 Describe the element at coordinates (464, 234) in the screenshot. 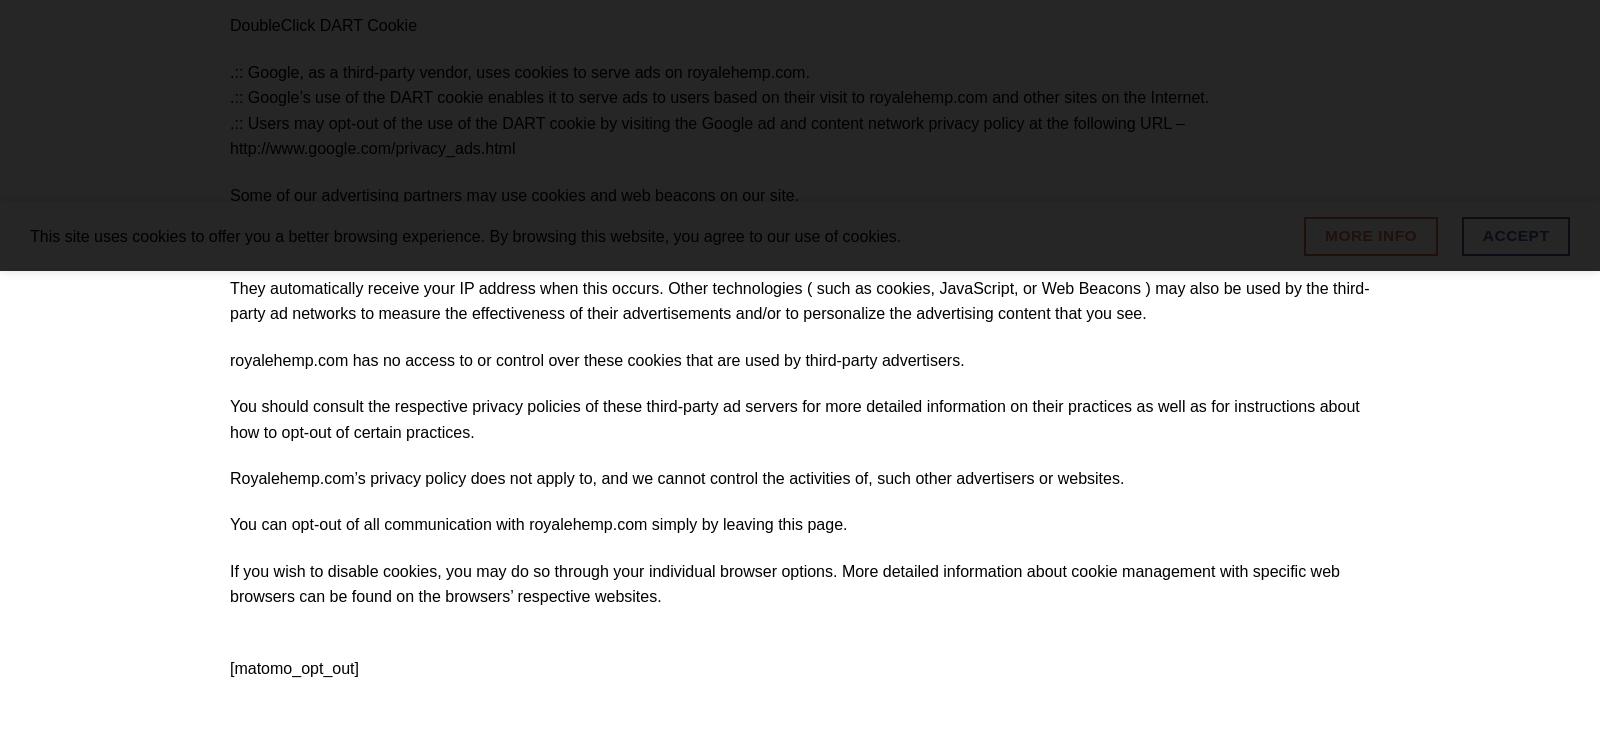

I see `'This site uses cookies to offer you a better browsing experience. By browsing this website, you agree to our use of cookies.'` at that location.